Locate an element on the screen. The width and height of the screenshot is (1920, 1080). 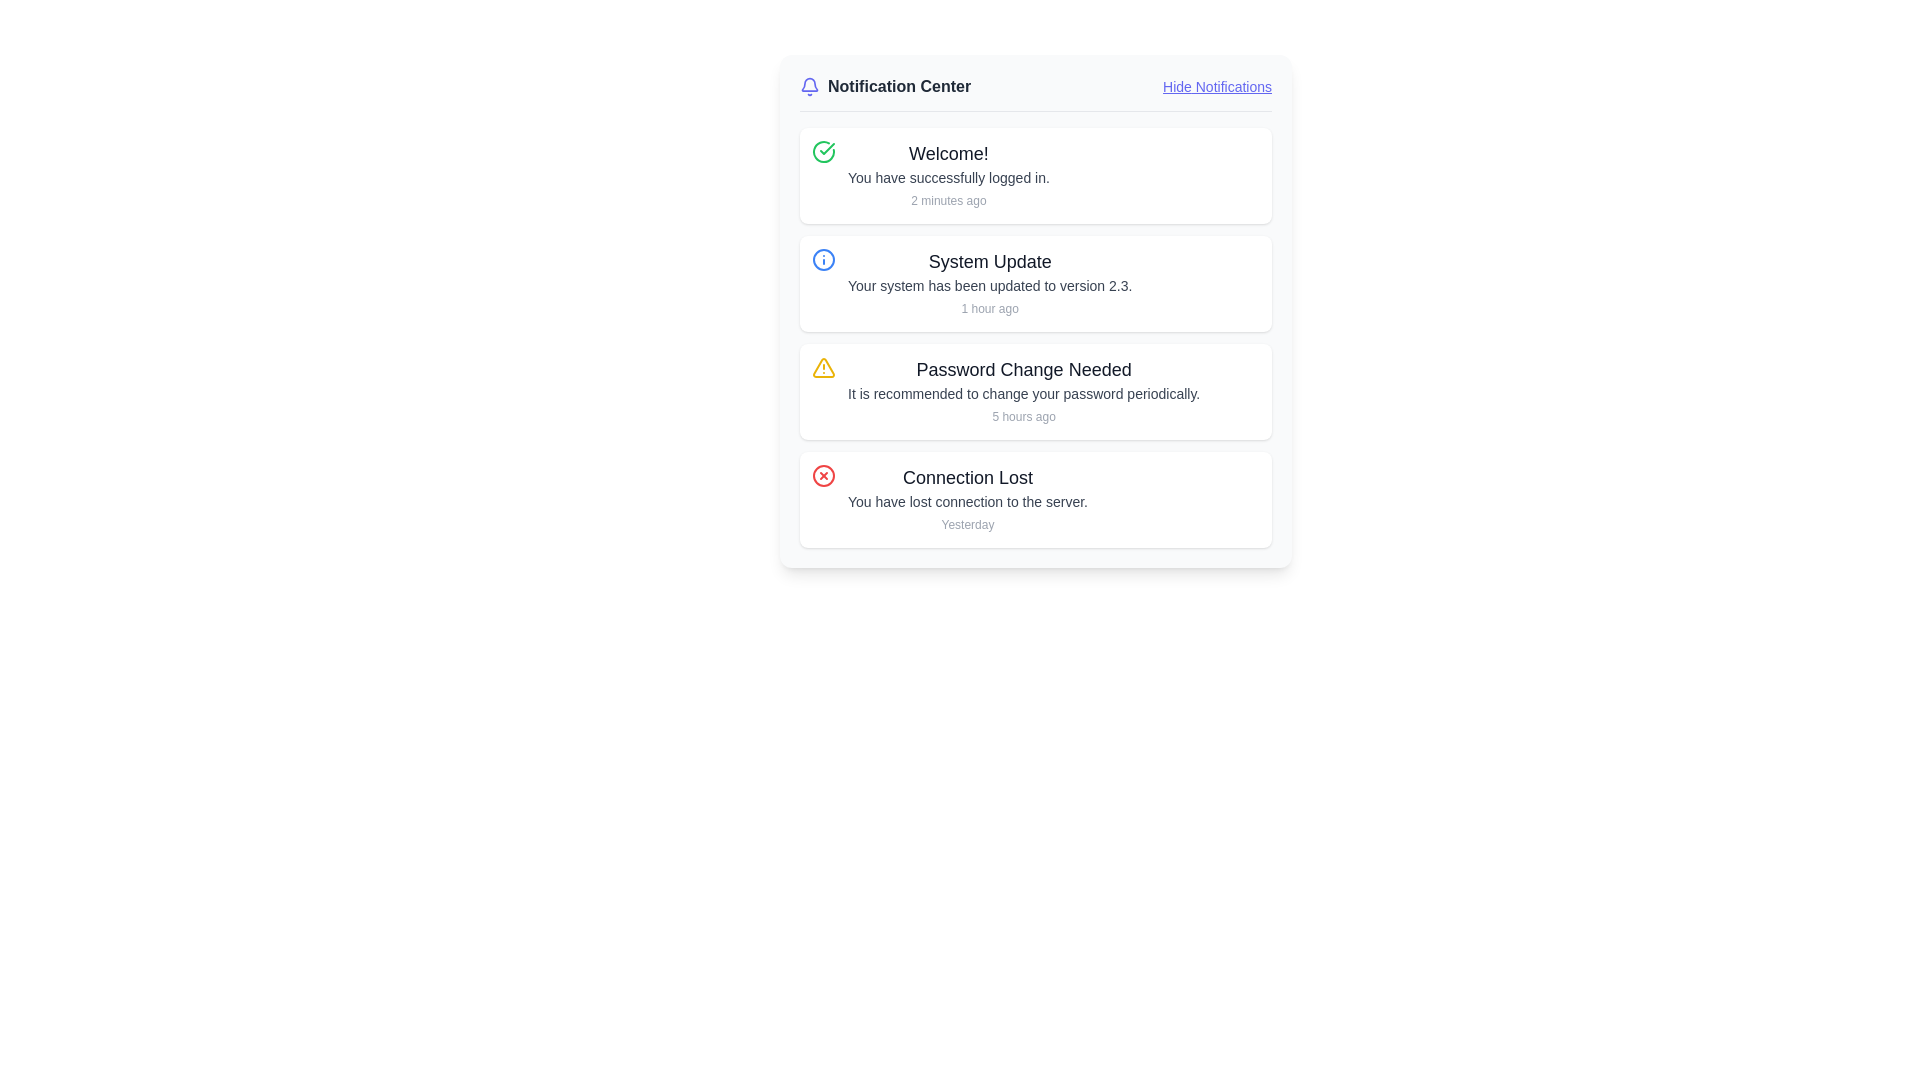
the text display element that shows the welcome message 'Welcome!', the message 'You have successfully logged in.', and the timestamp '2 minutes ago' is located at coordinates (947, 175).